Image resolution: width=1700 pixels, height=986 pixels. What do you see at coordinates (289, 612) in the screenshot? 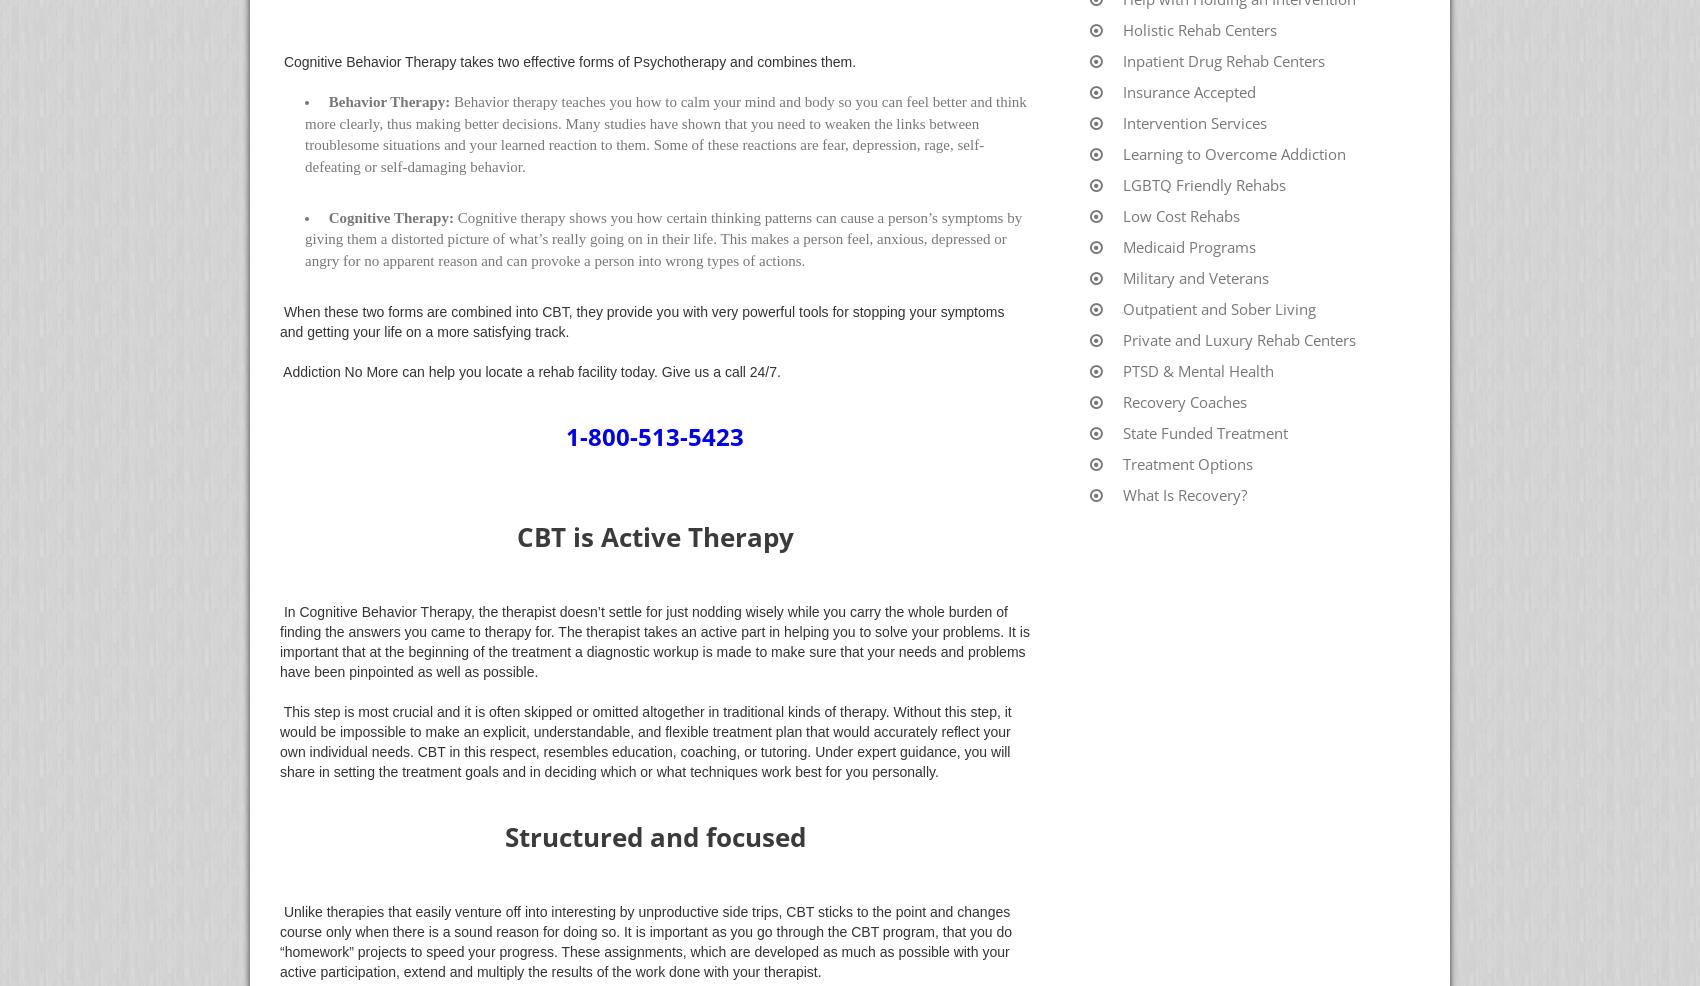
I see `'In'` at bounding box center [289, 612].